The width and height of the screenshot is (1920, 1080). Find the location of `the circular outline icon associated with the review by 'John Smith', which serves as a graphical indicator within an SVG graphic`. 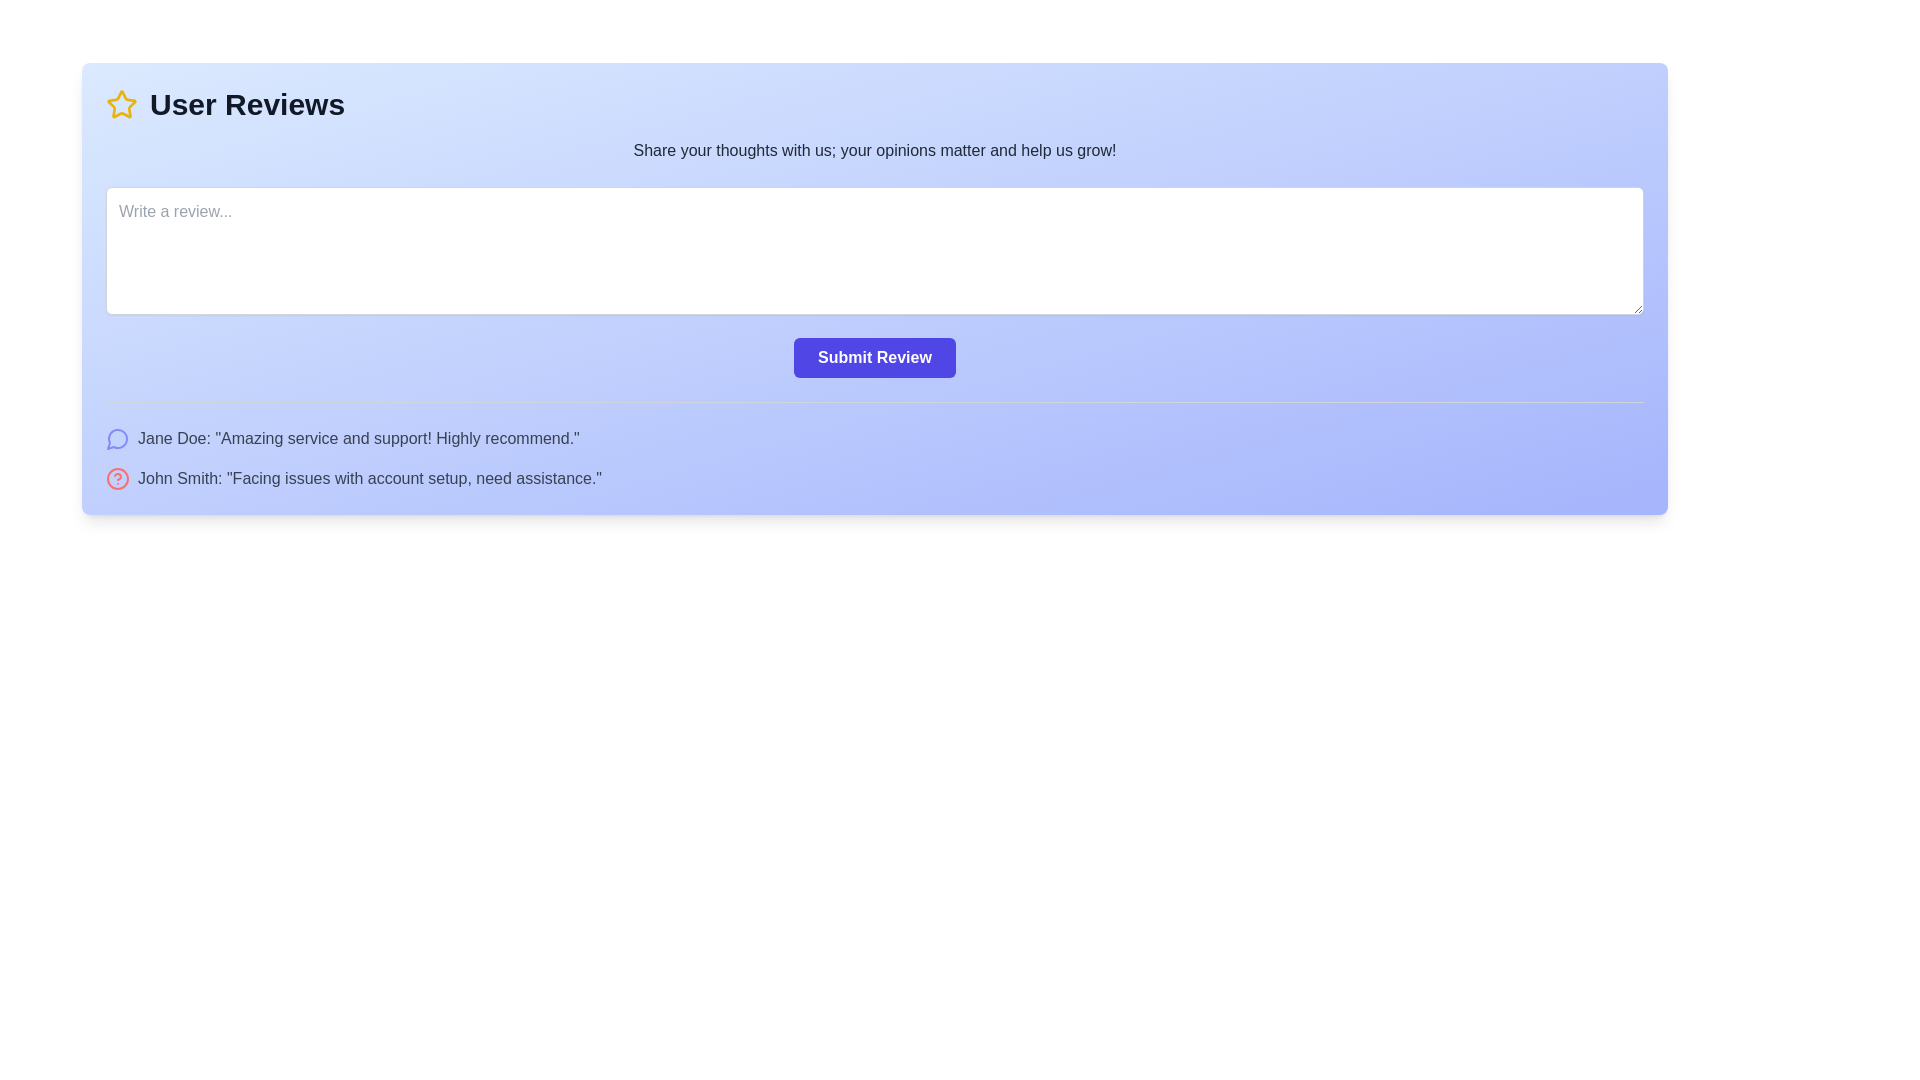

the circular outline icon associated with the review by 'John Smith', which serves as a graphical indicator within an SVG graphic is located at coordinates (117, 478).